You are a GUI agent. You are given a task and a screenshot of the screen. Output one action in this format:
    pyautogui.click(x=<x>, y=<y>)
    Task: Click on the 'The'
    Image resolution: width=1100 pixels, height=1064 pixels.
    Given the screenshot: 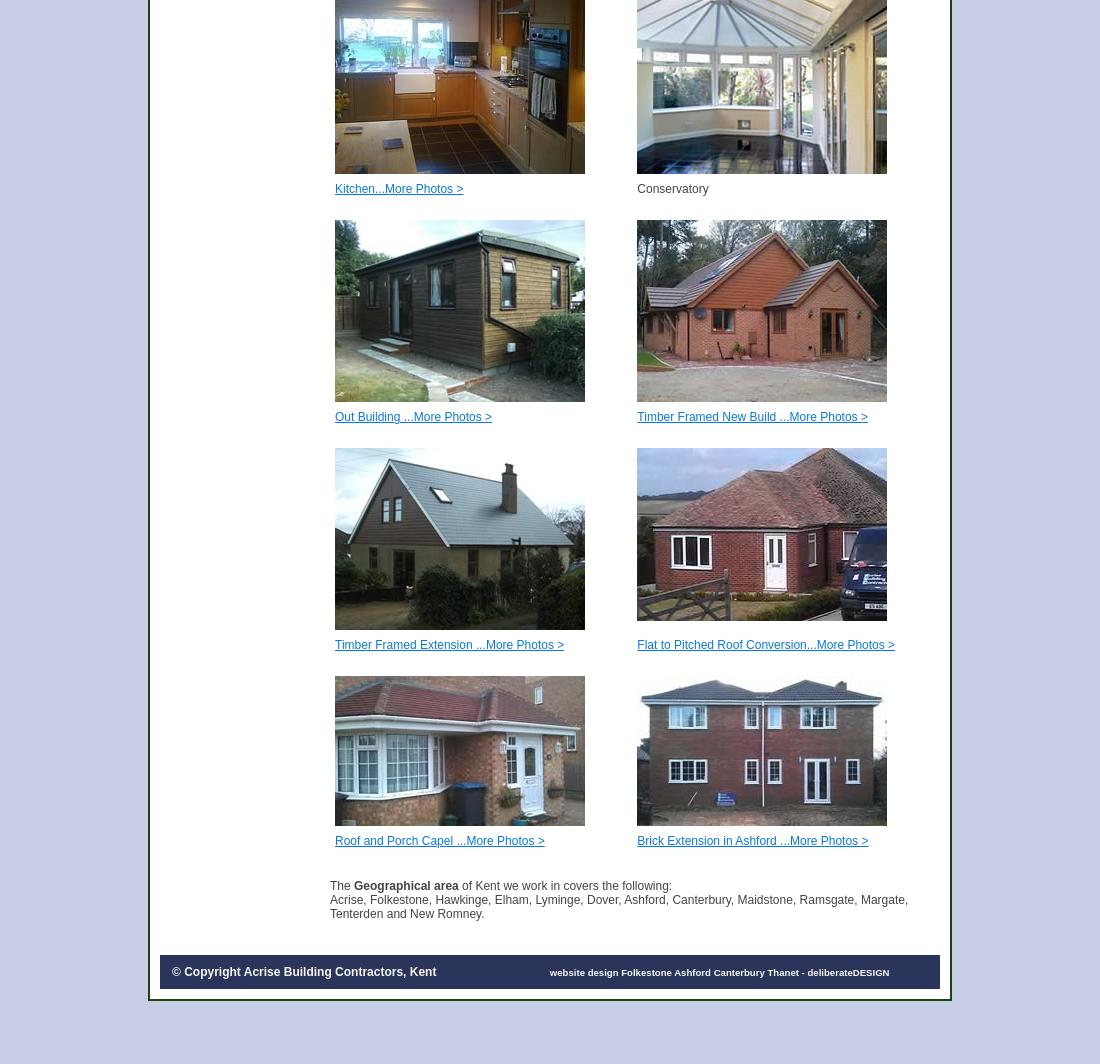 What is the action you would take?
    pyautogui.click(x=340, y=885)
    